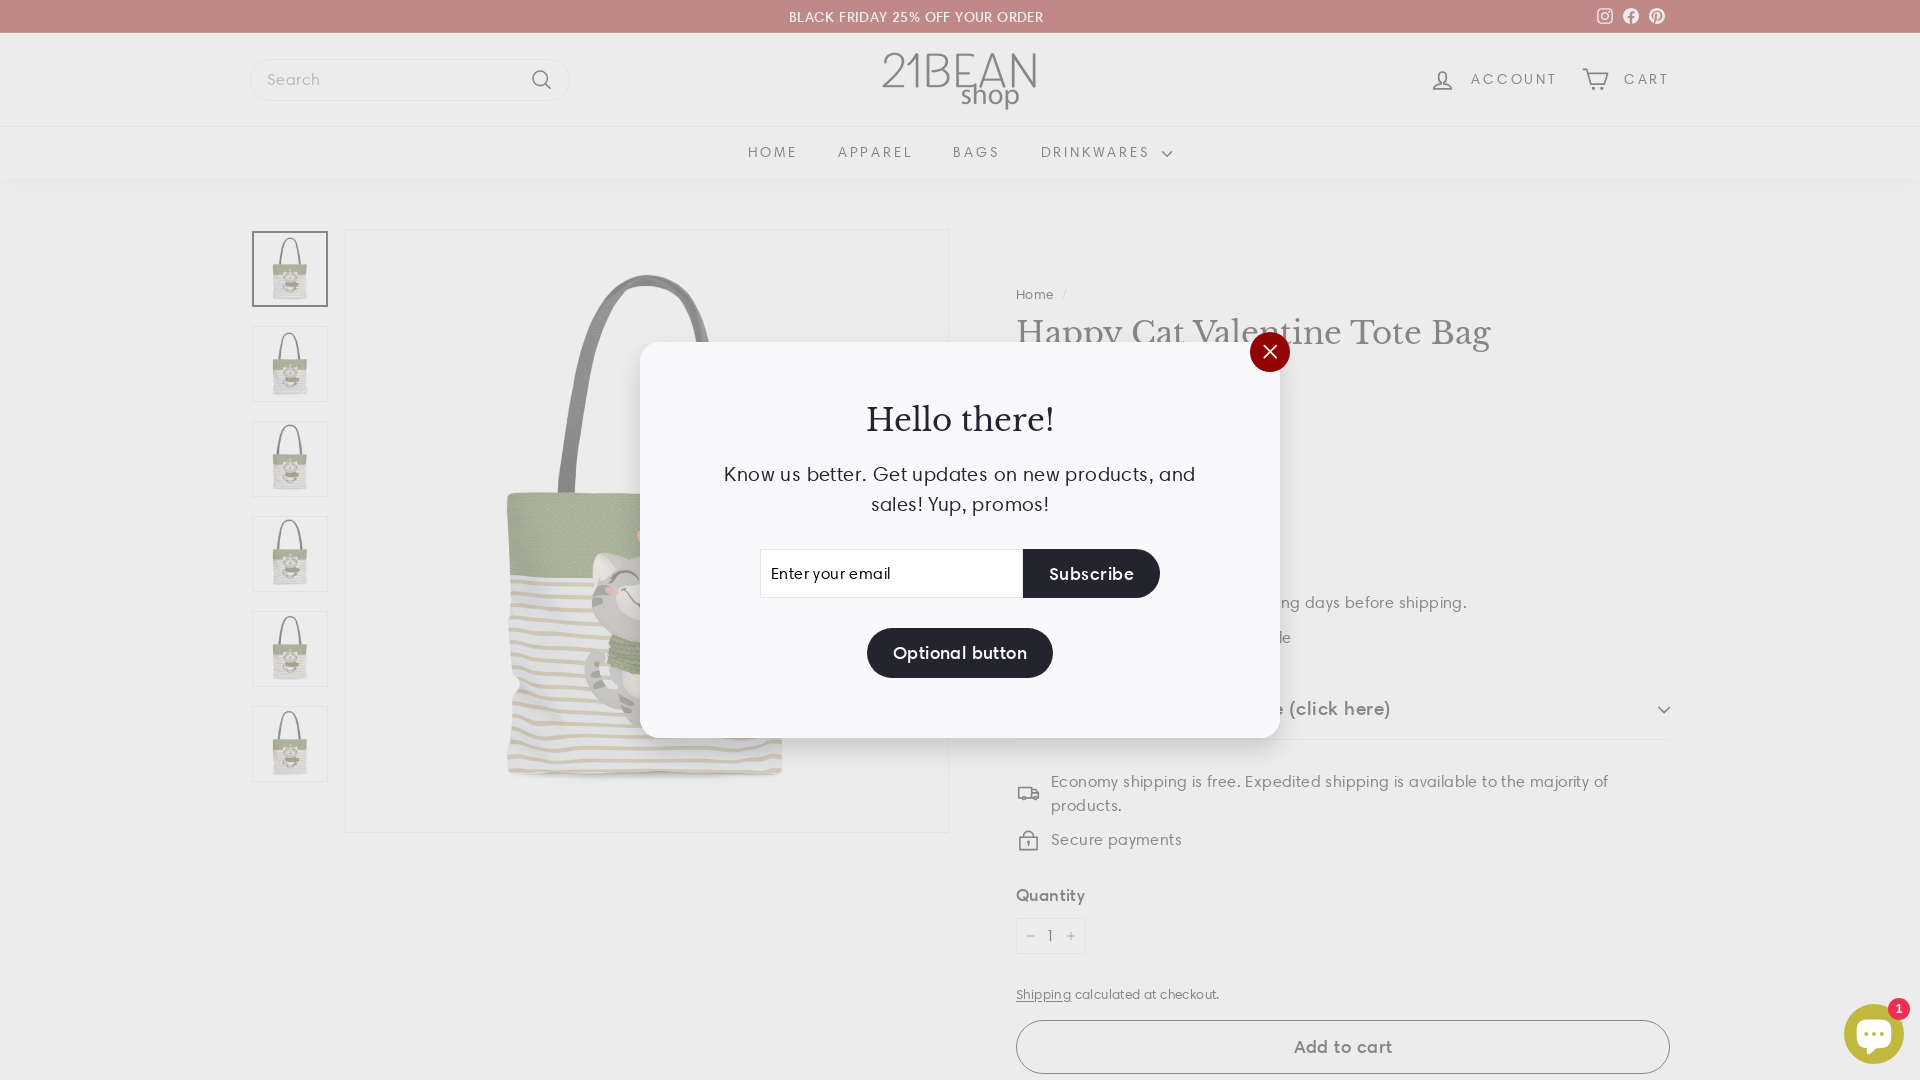  Describe the element at coordinates (976, 151) in the screenshot. I see `'BAGS'` at that location.